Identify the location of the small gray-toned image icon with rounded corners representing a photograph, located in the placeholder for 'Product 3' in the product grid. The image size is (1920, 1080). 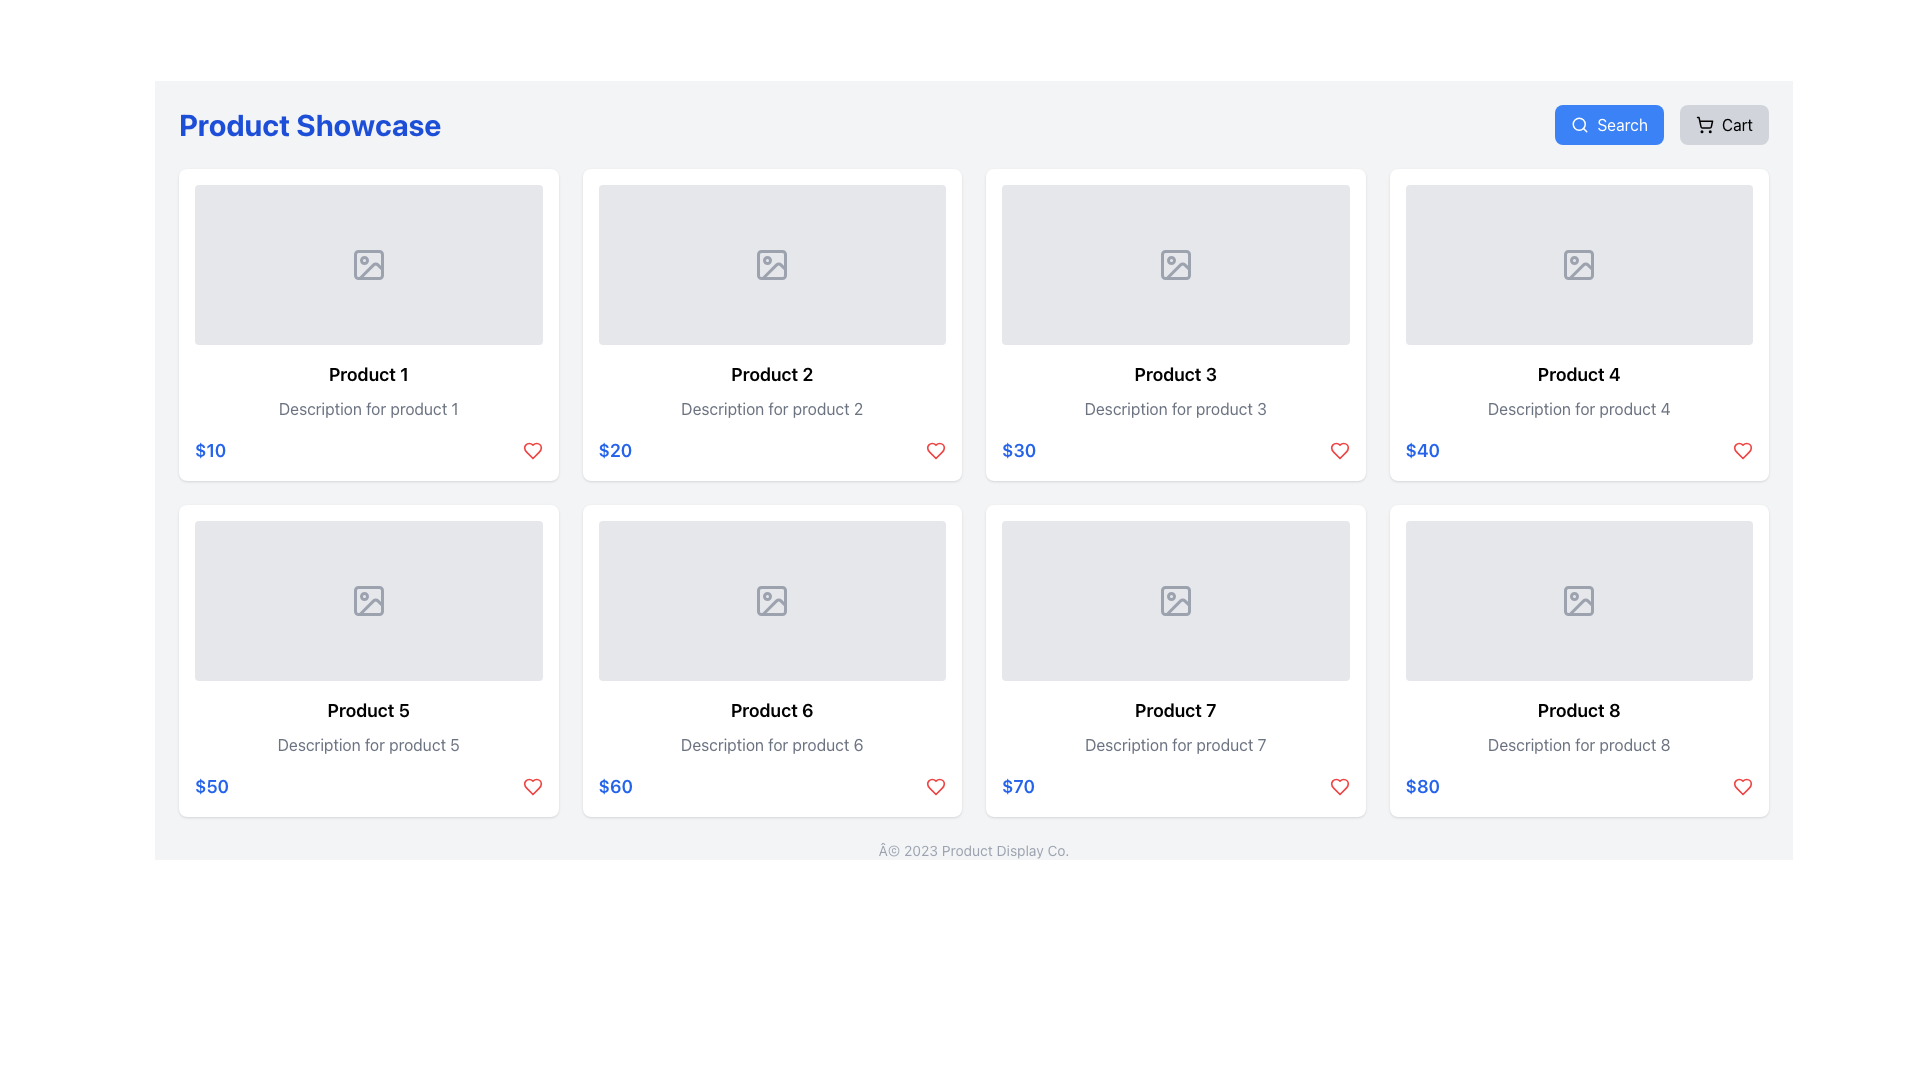
(1175, 264).